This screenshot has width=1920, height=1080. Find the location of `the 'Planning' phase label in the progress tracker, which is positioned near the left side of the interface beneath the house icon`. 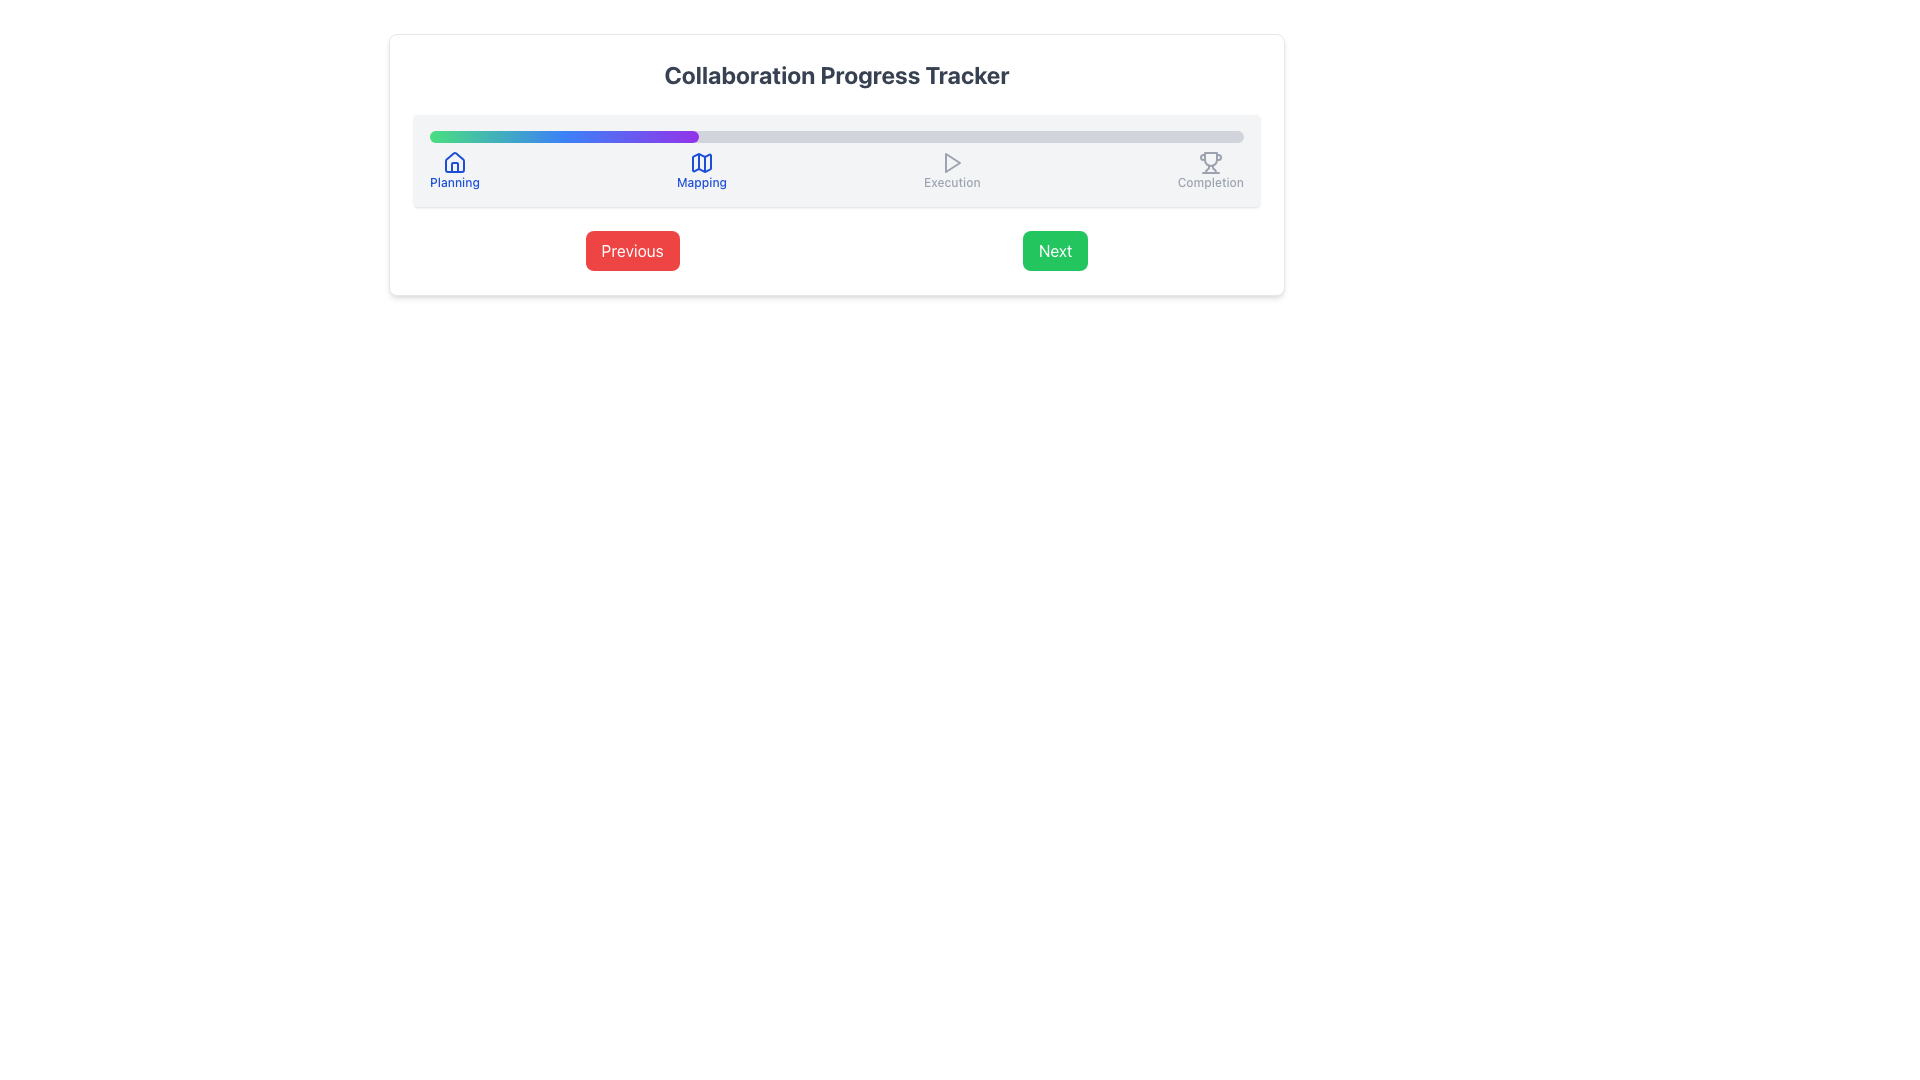

the 'Planning' phase label in the progress tracker, which is positioned near the left side of the interface beneath the house icon is located at coordinates (453, 182).